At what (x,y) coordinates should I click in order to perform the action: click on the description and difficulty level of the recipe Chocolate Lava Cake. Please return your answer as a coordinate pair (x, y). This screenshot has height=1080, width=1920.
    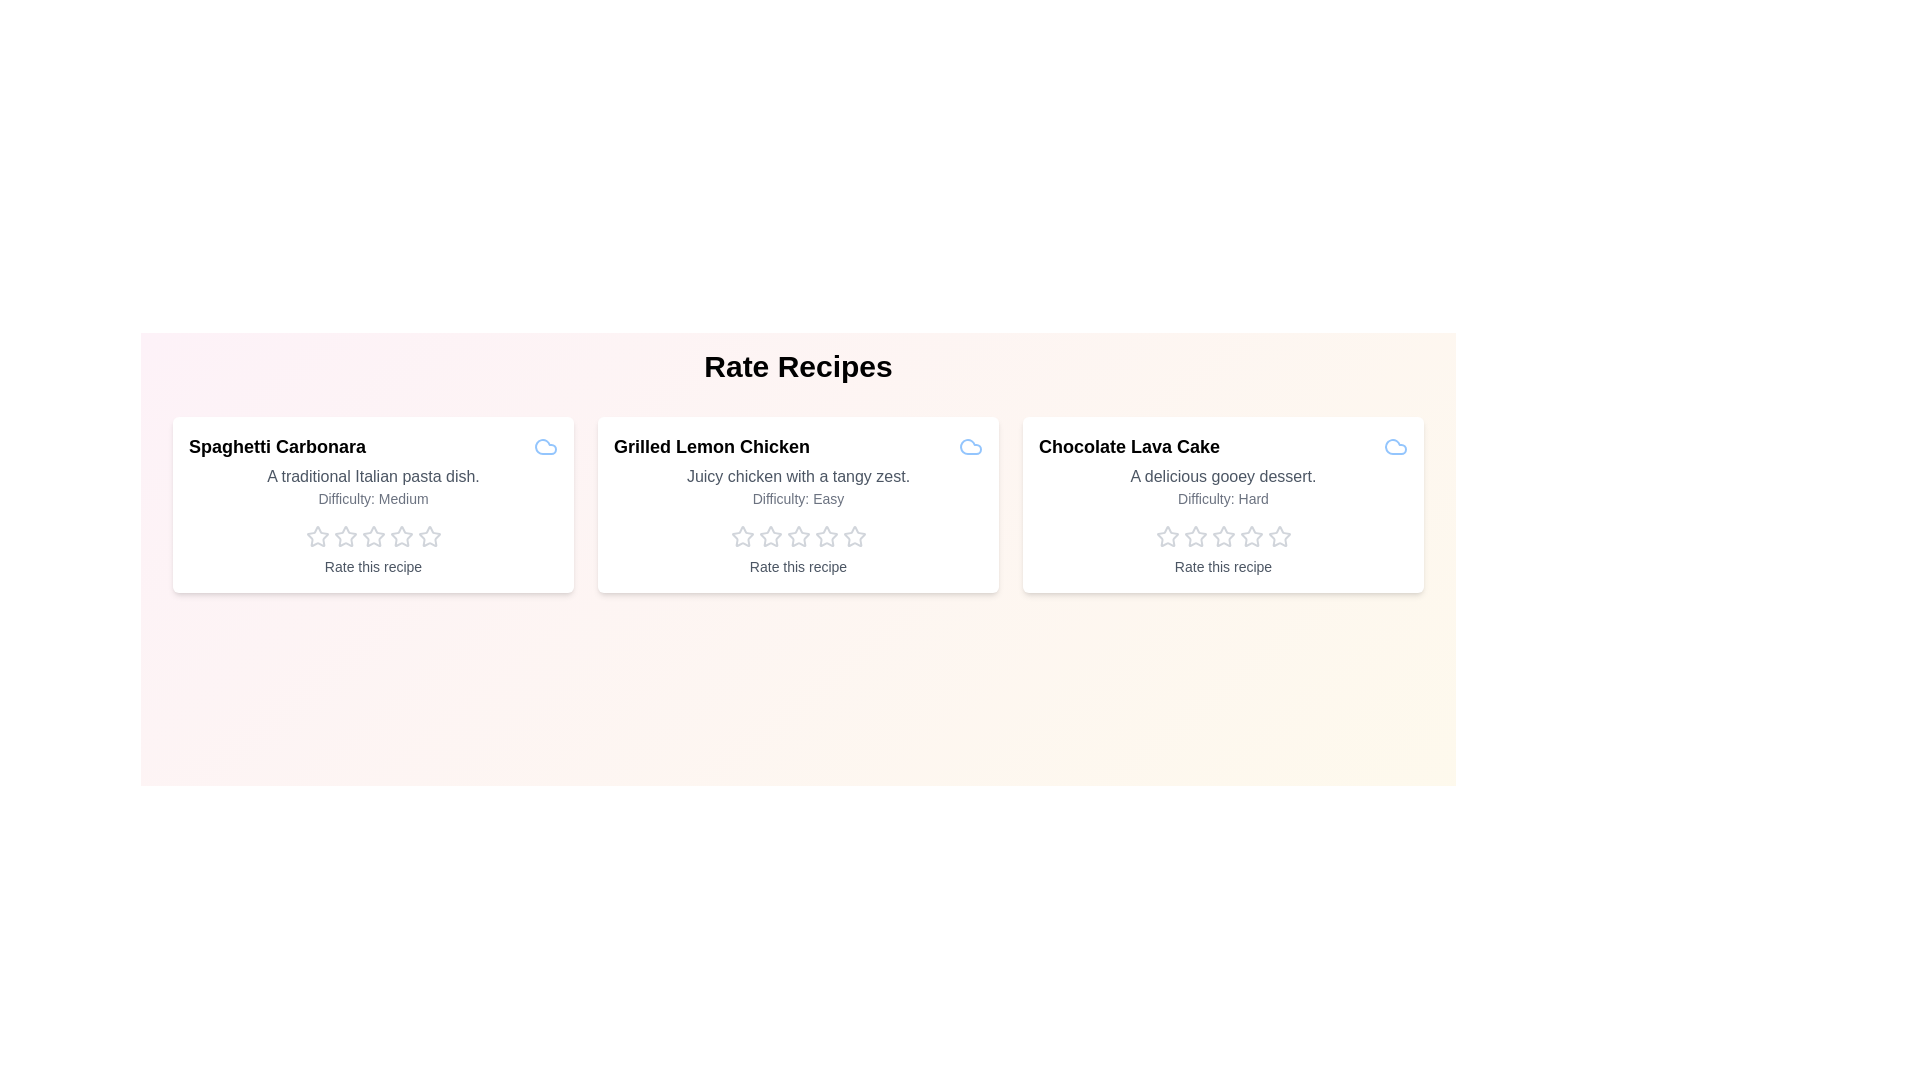
    Looking at the image, I should click on (1222, 477).